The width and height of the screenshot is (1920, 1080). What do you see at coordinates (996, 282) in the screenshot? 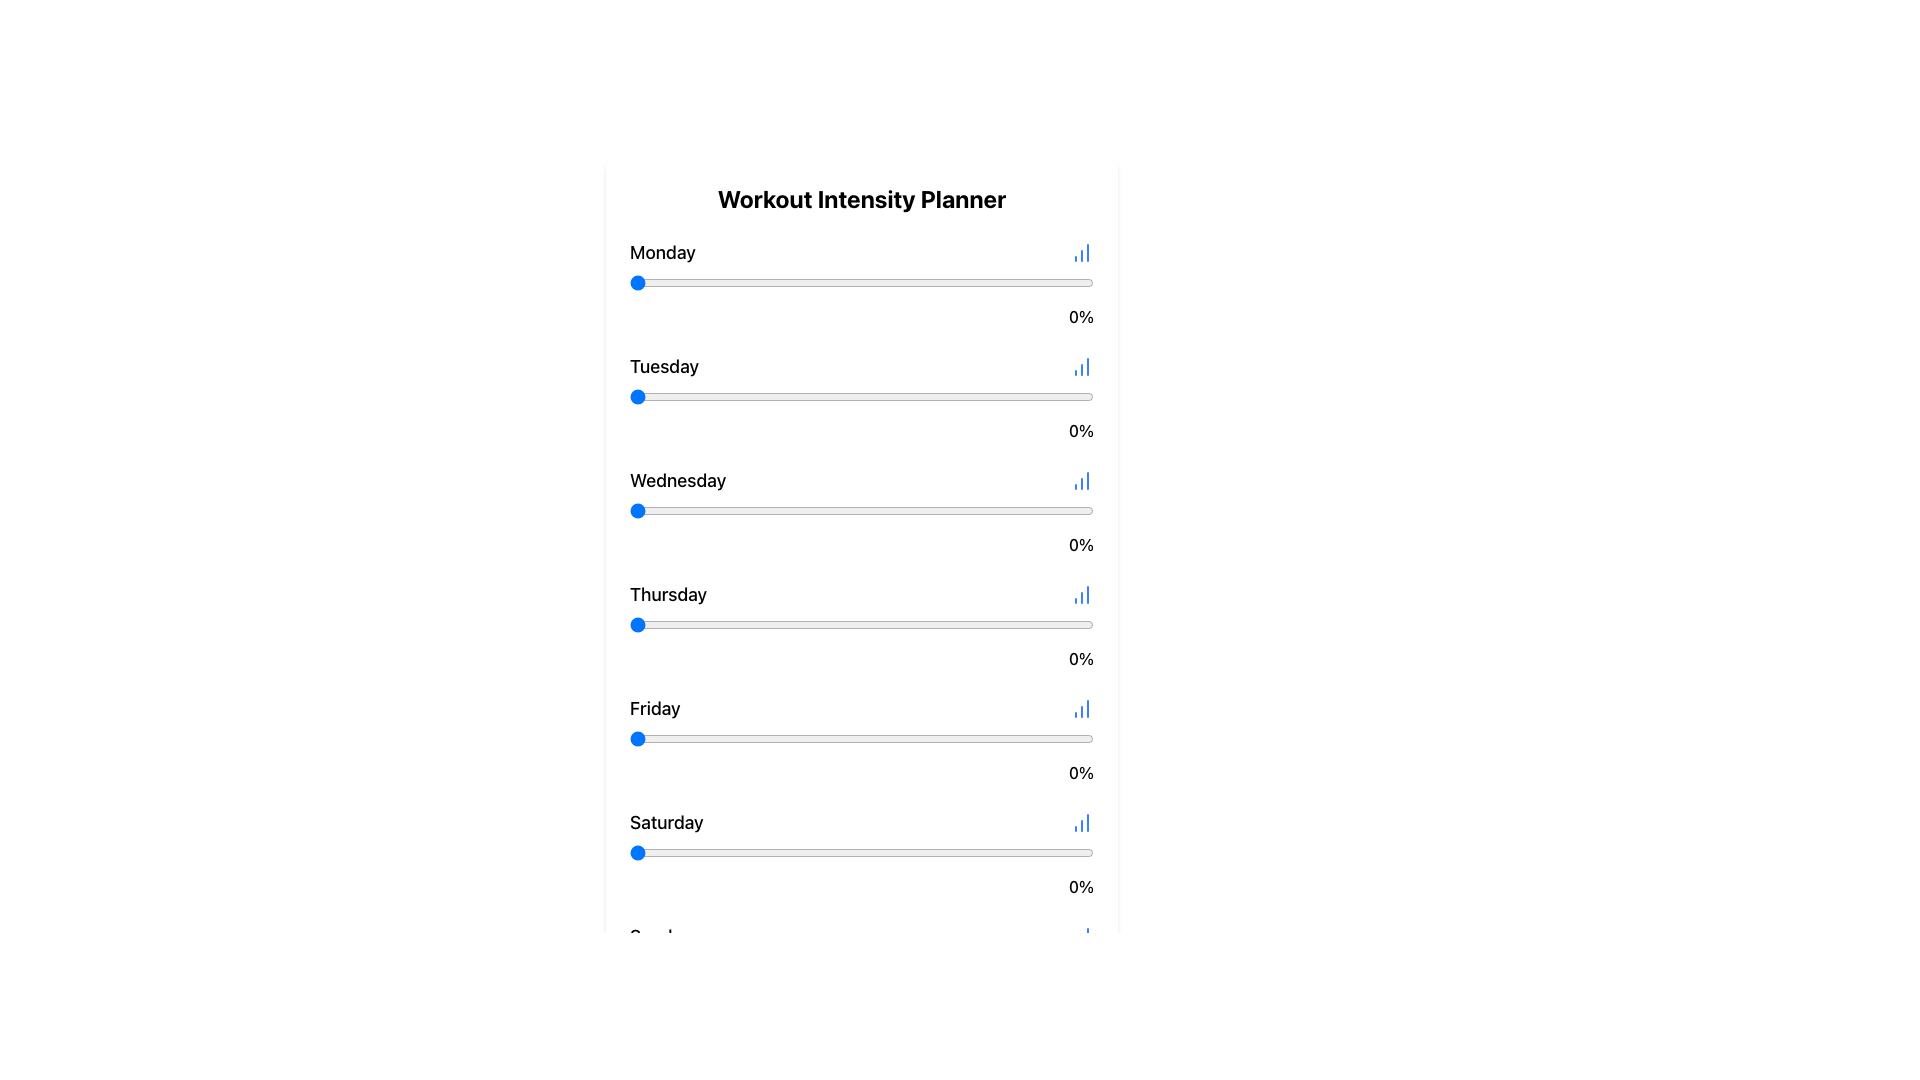
I see `the workout intensity for Monday` at bounding box center [996, 282].